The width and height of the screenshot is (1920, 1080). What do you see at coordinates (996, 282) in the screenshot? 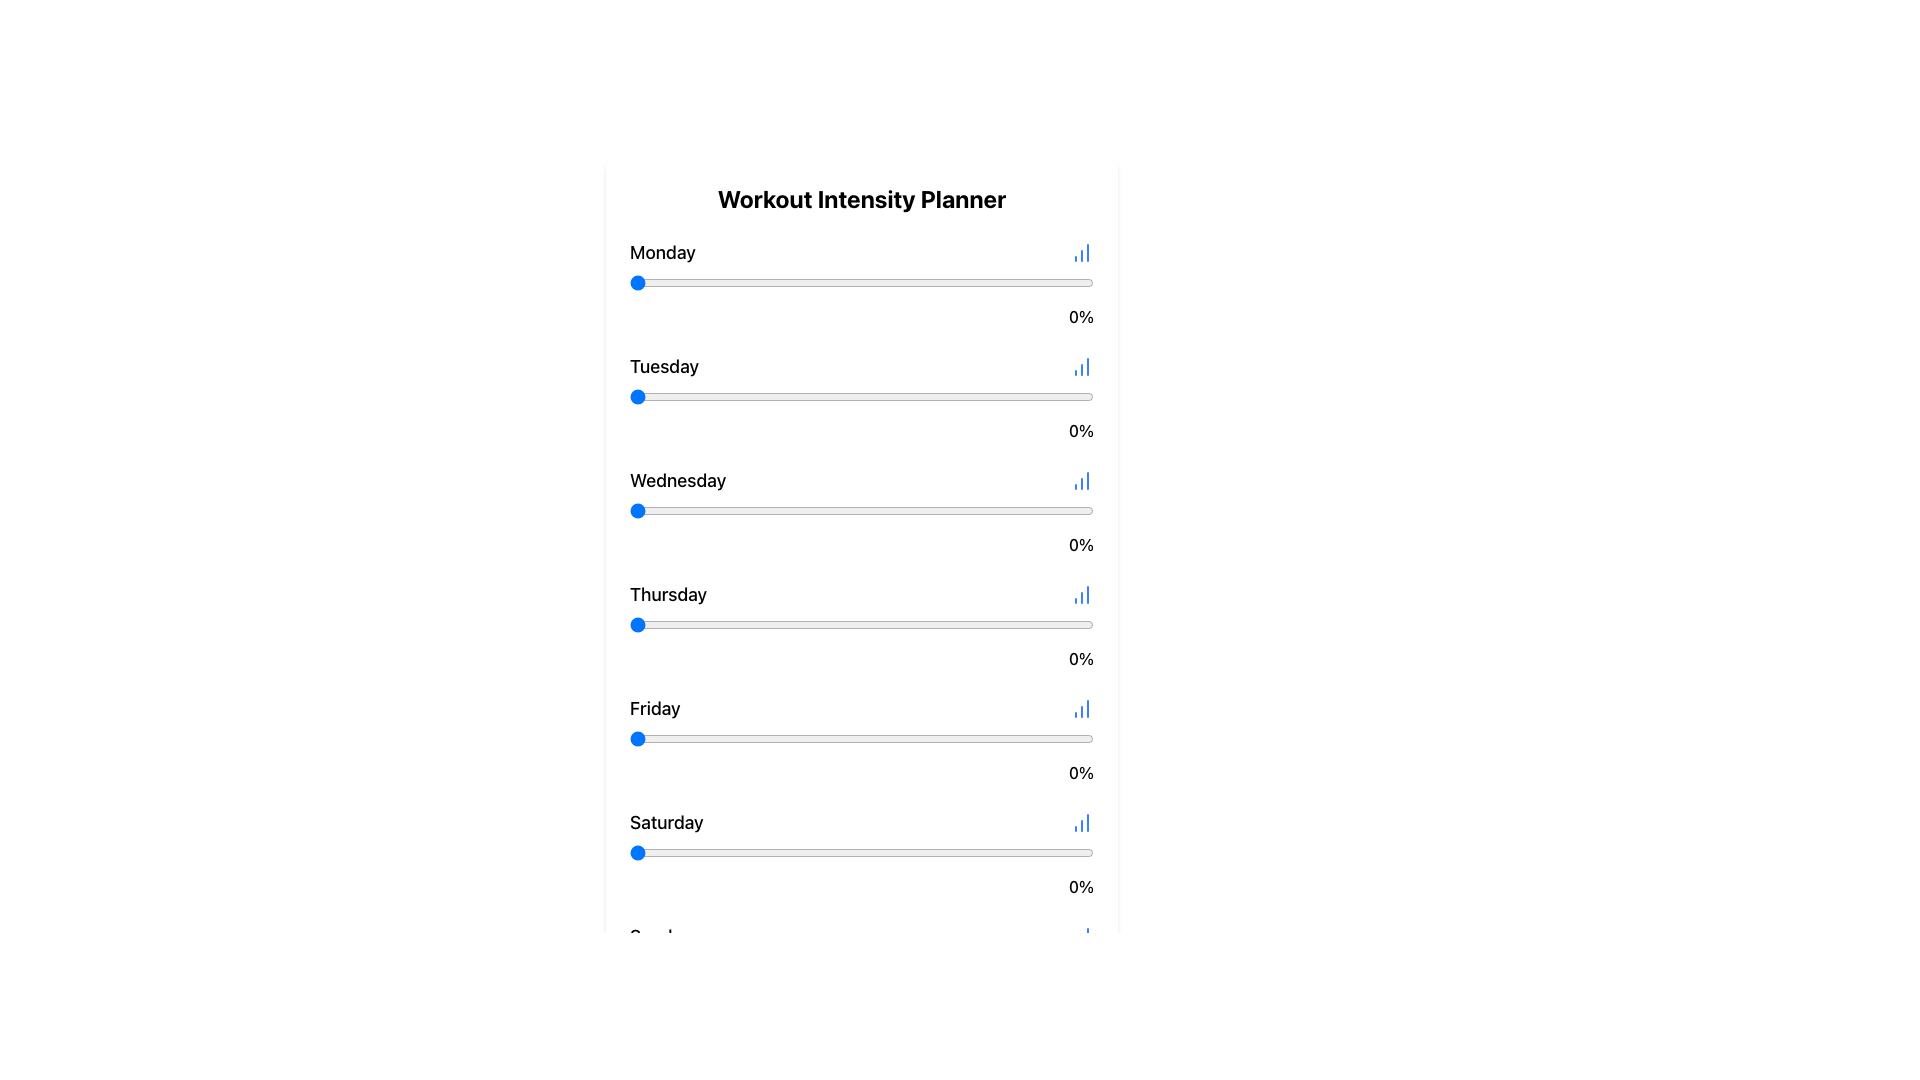
I see `the workout intensity for Monday` at bounding box center [996, 282].